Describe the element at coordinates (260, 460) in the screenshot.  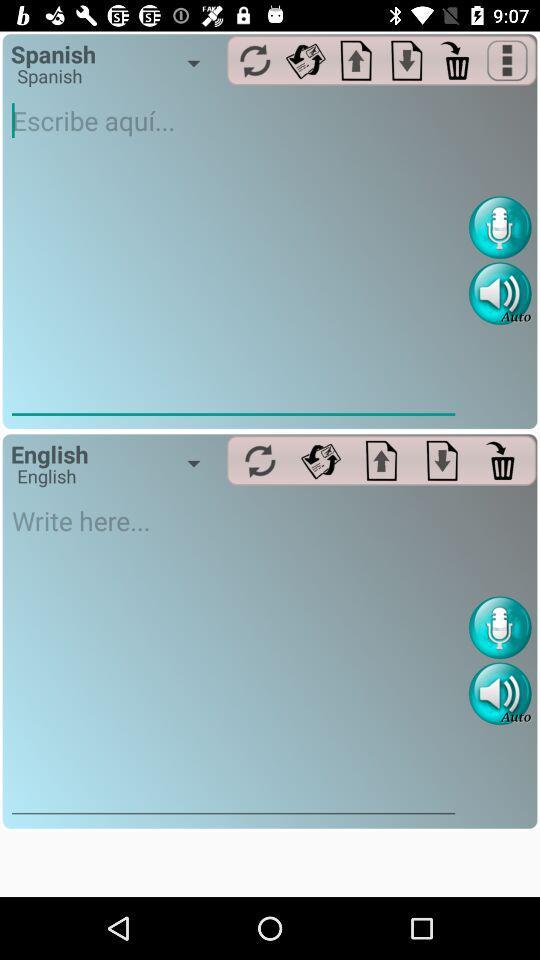
I see `swap the languages` at that location.